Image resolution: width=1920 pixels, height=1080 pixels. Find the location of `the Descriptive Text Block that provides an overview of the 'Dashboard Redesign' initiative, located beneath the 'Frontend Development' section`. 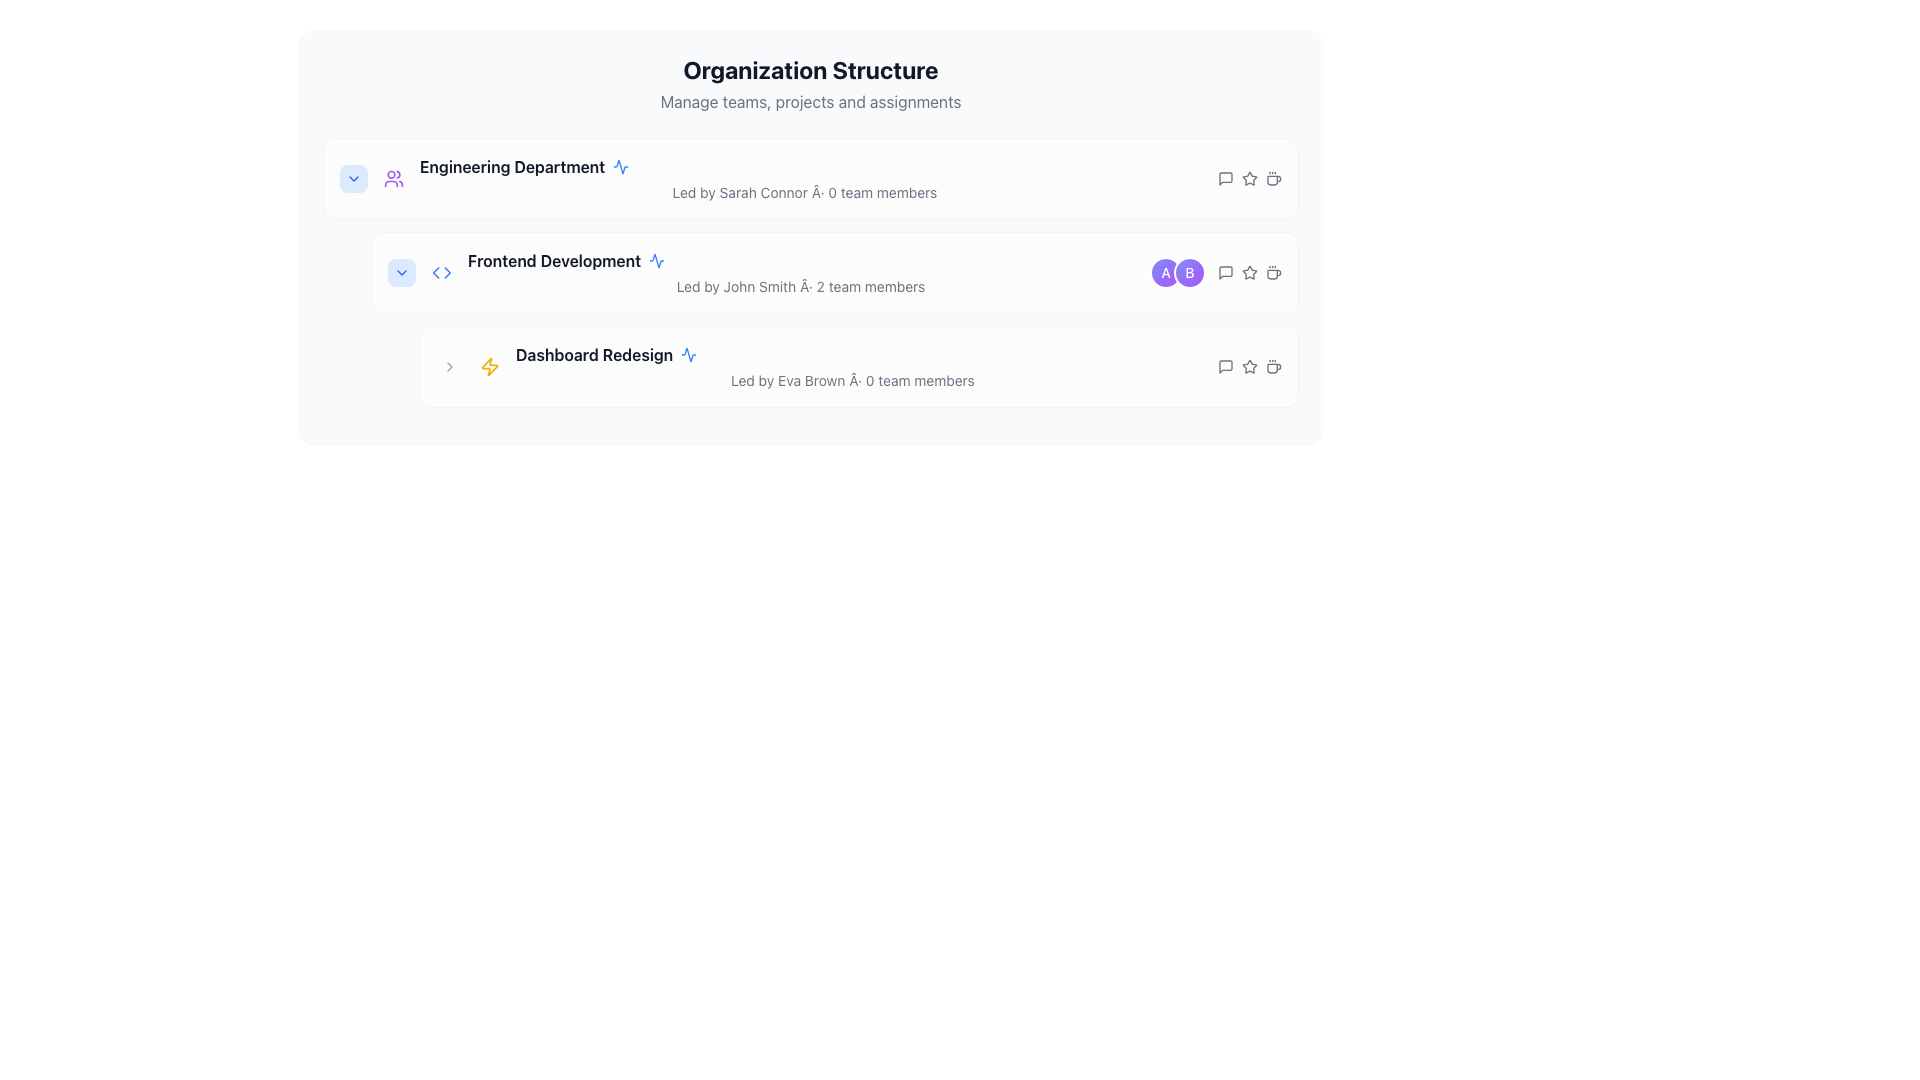

the Descriptive Text Block that provides an overview of the 'Dashboard Redesign' initiative, located beneath the 'Frontend Development' section is located at coordinates (853, 366).